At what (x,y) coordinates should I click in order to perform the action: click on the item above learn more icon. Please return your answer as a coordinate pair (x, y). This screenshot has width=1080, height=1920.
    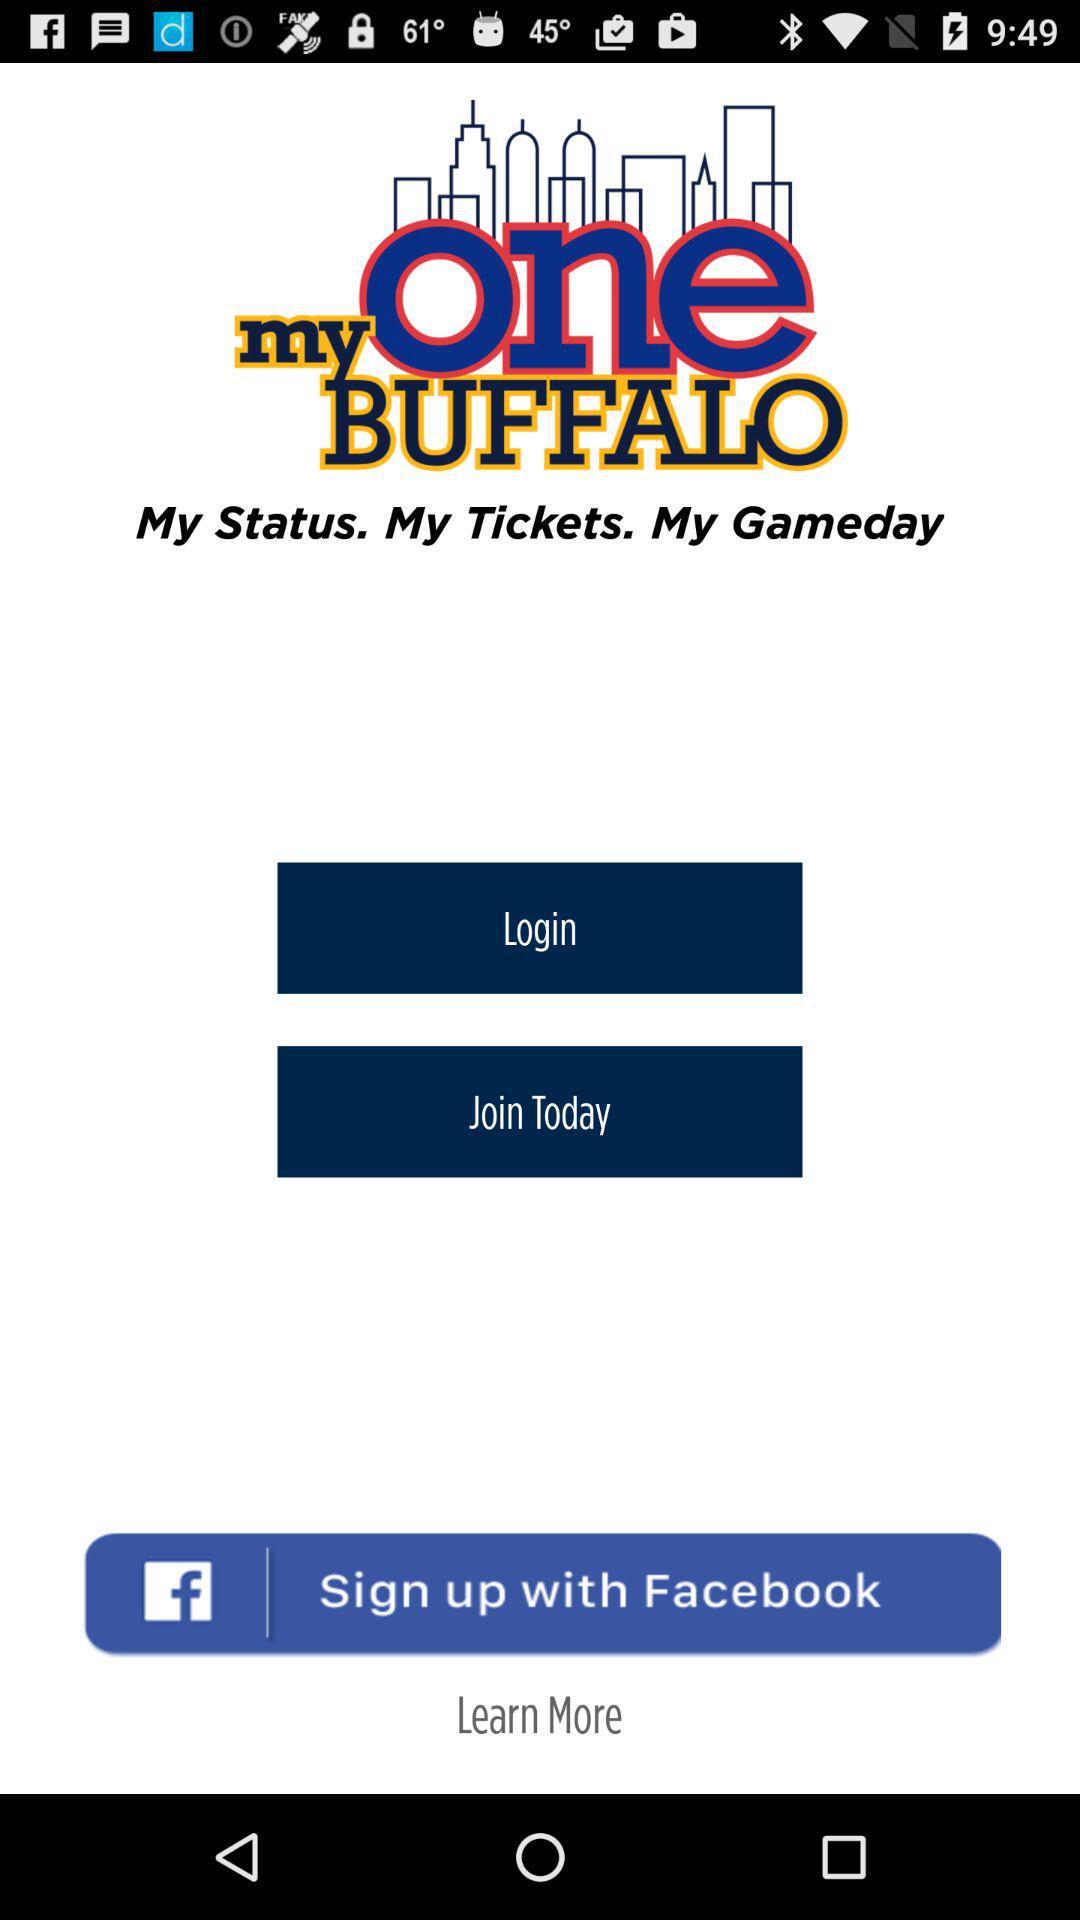
    Looking at the image, I should click on (540, 1110).